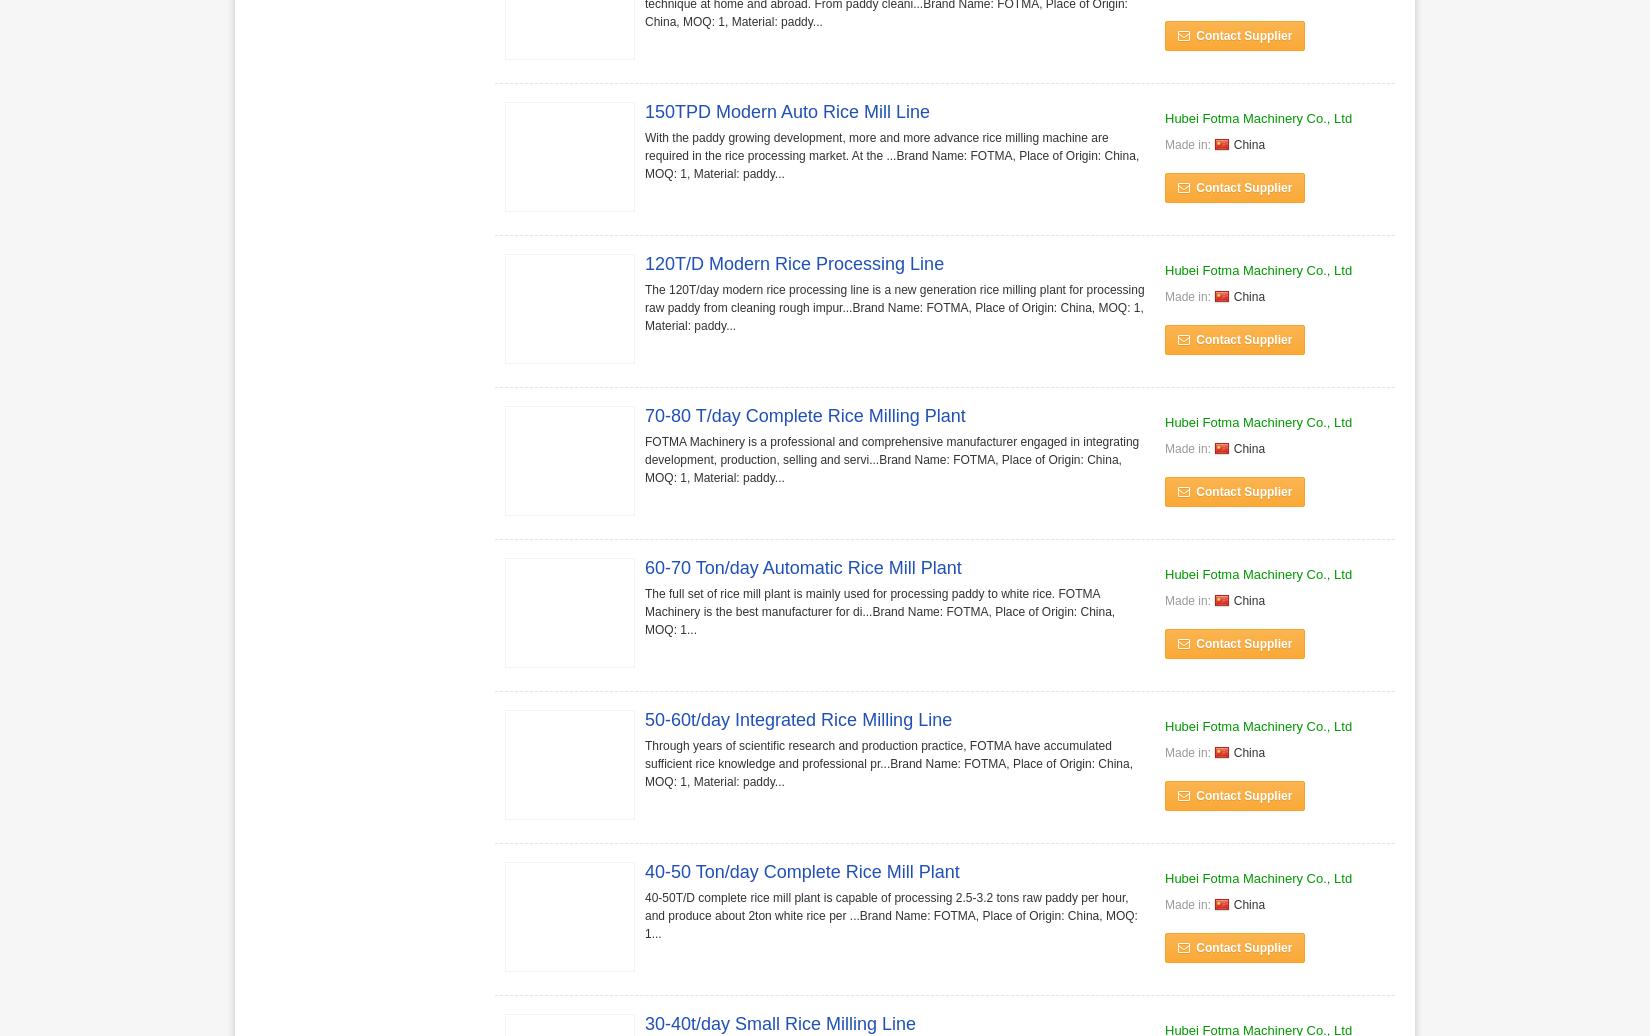 This screenshot has height=1036, width=1650. Describe the element at coordinates (894, 306) in the screenshot. I see `'The 120T/day modern rice processing line is a new generation rice milling plant for processing raw paddy from cleaning rough impur...Brand Name: FOTMA, Place of Origin: China, MOQ: 1, Material: paddy...'` at that location.